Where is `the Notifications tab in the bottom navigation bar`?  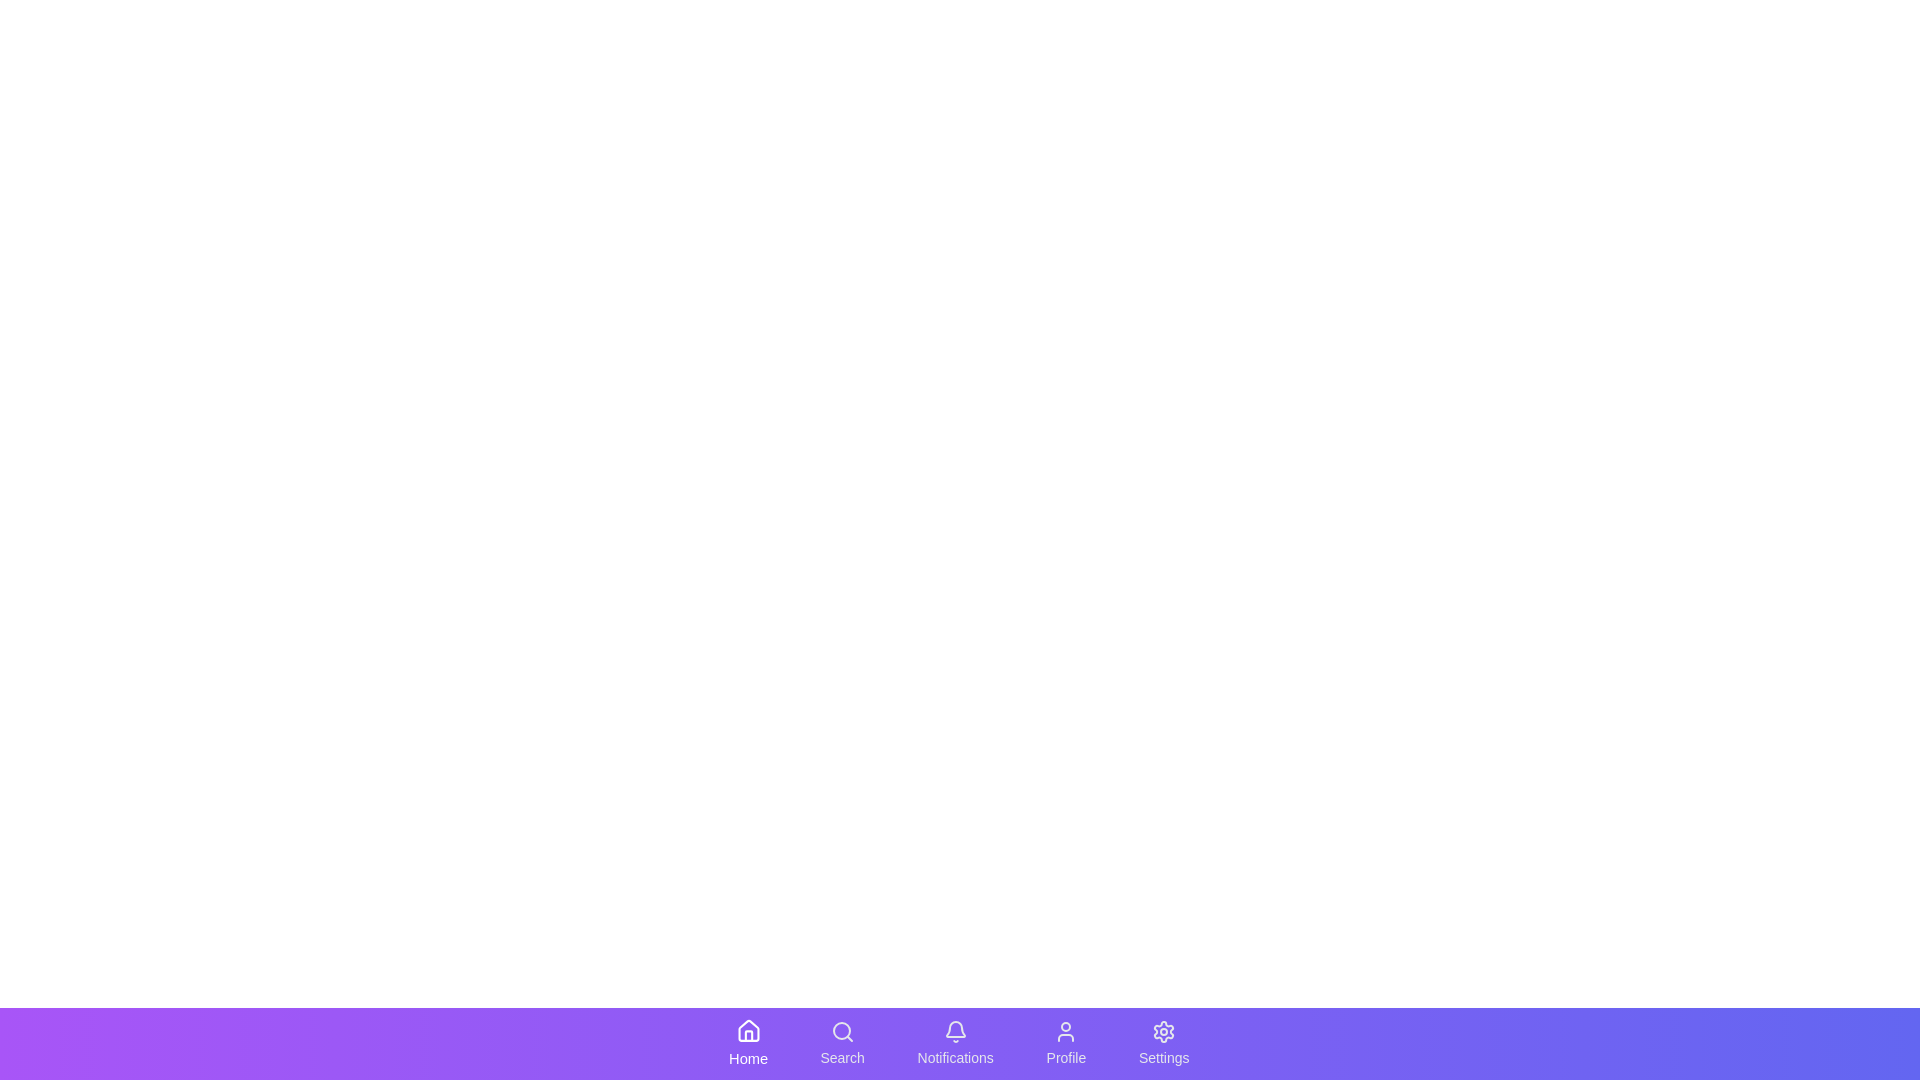
the Notifications tab in the bottom navigation bar is located at coordinates (954, 1043).